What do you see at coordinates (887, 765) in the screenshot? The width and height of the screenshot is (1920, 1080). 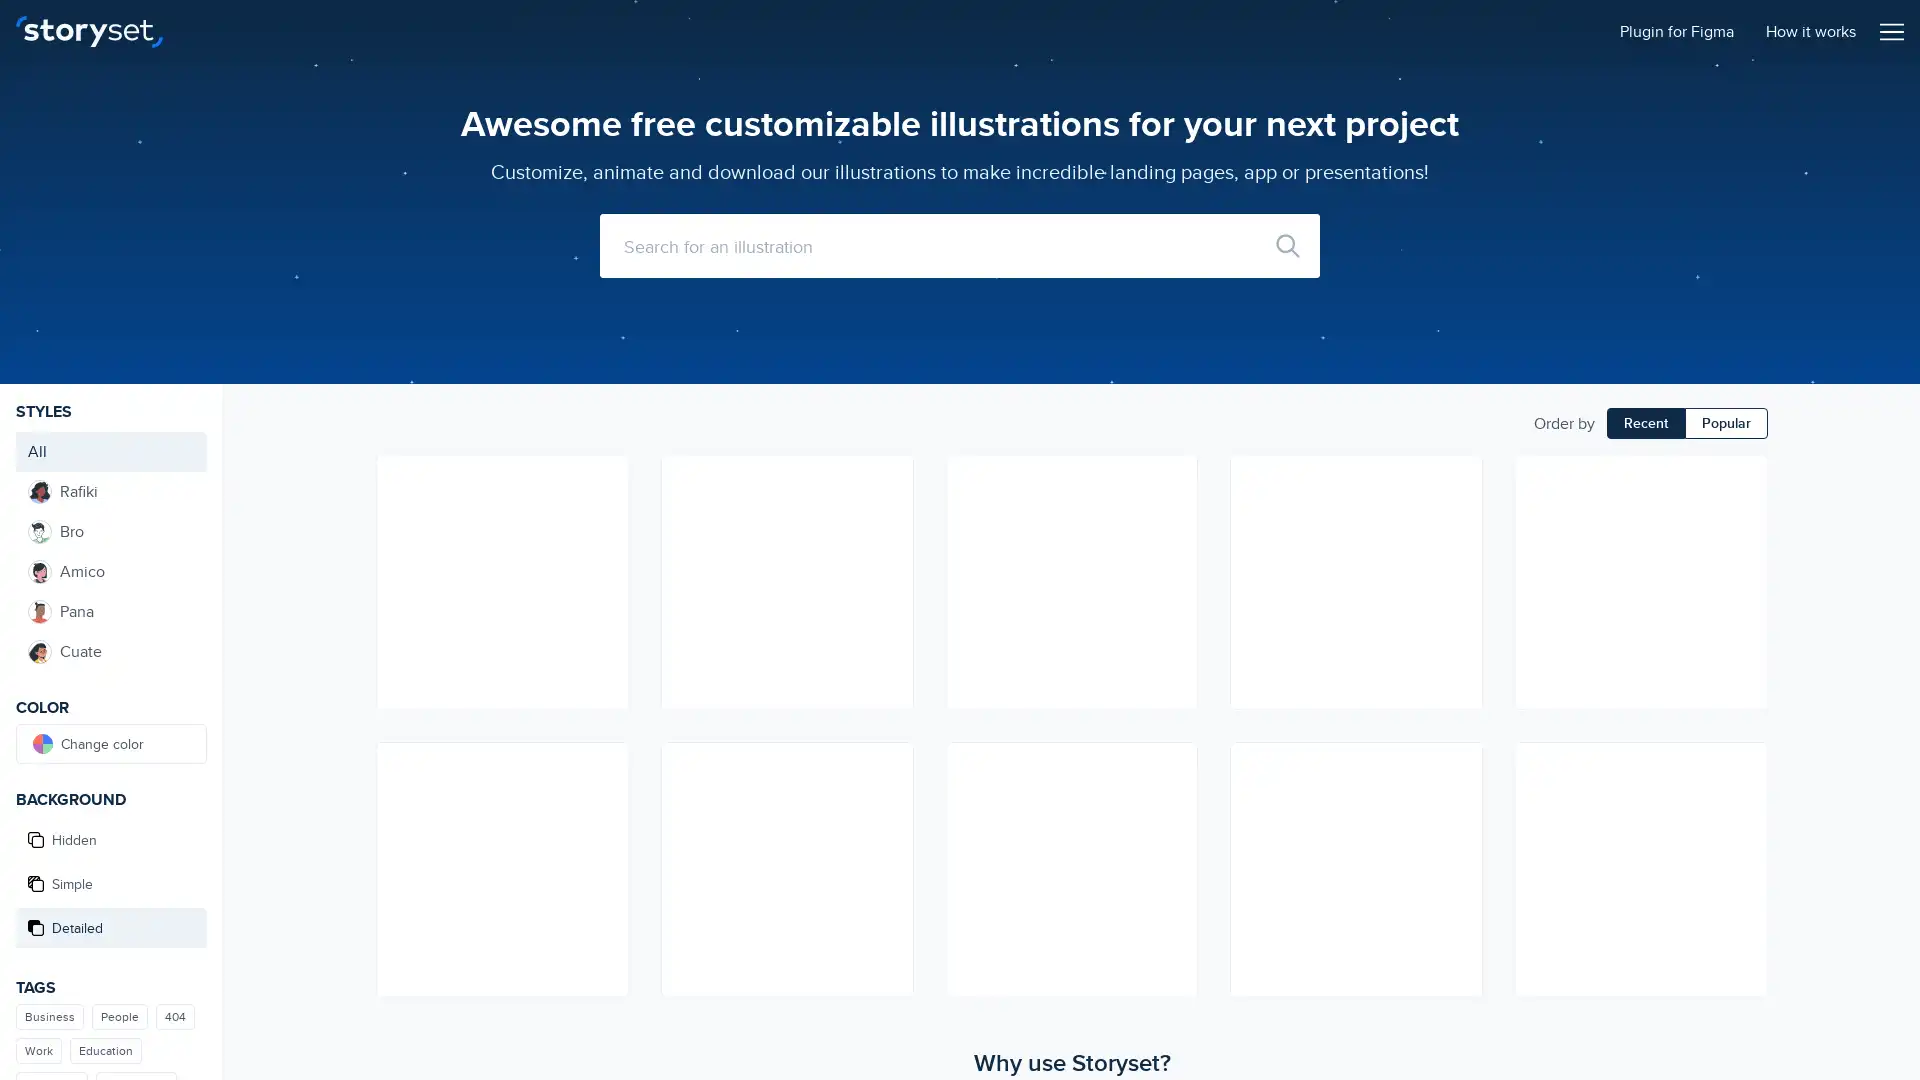 I see `wand icon Animate` at bounding box center [887, 765].